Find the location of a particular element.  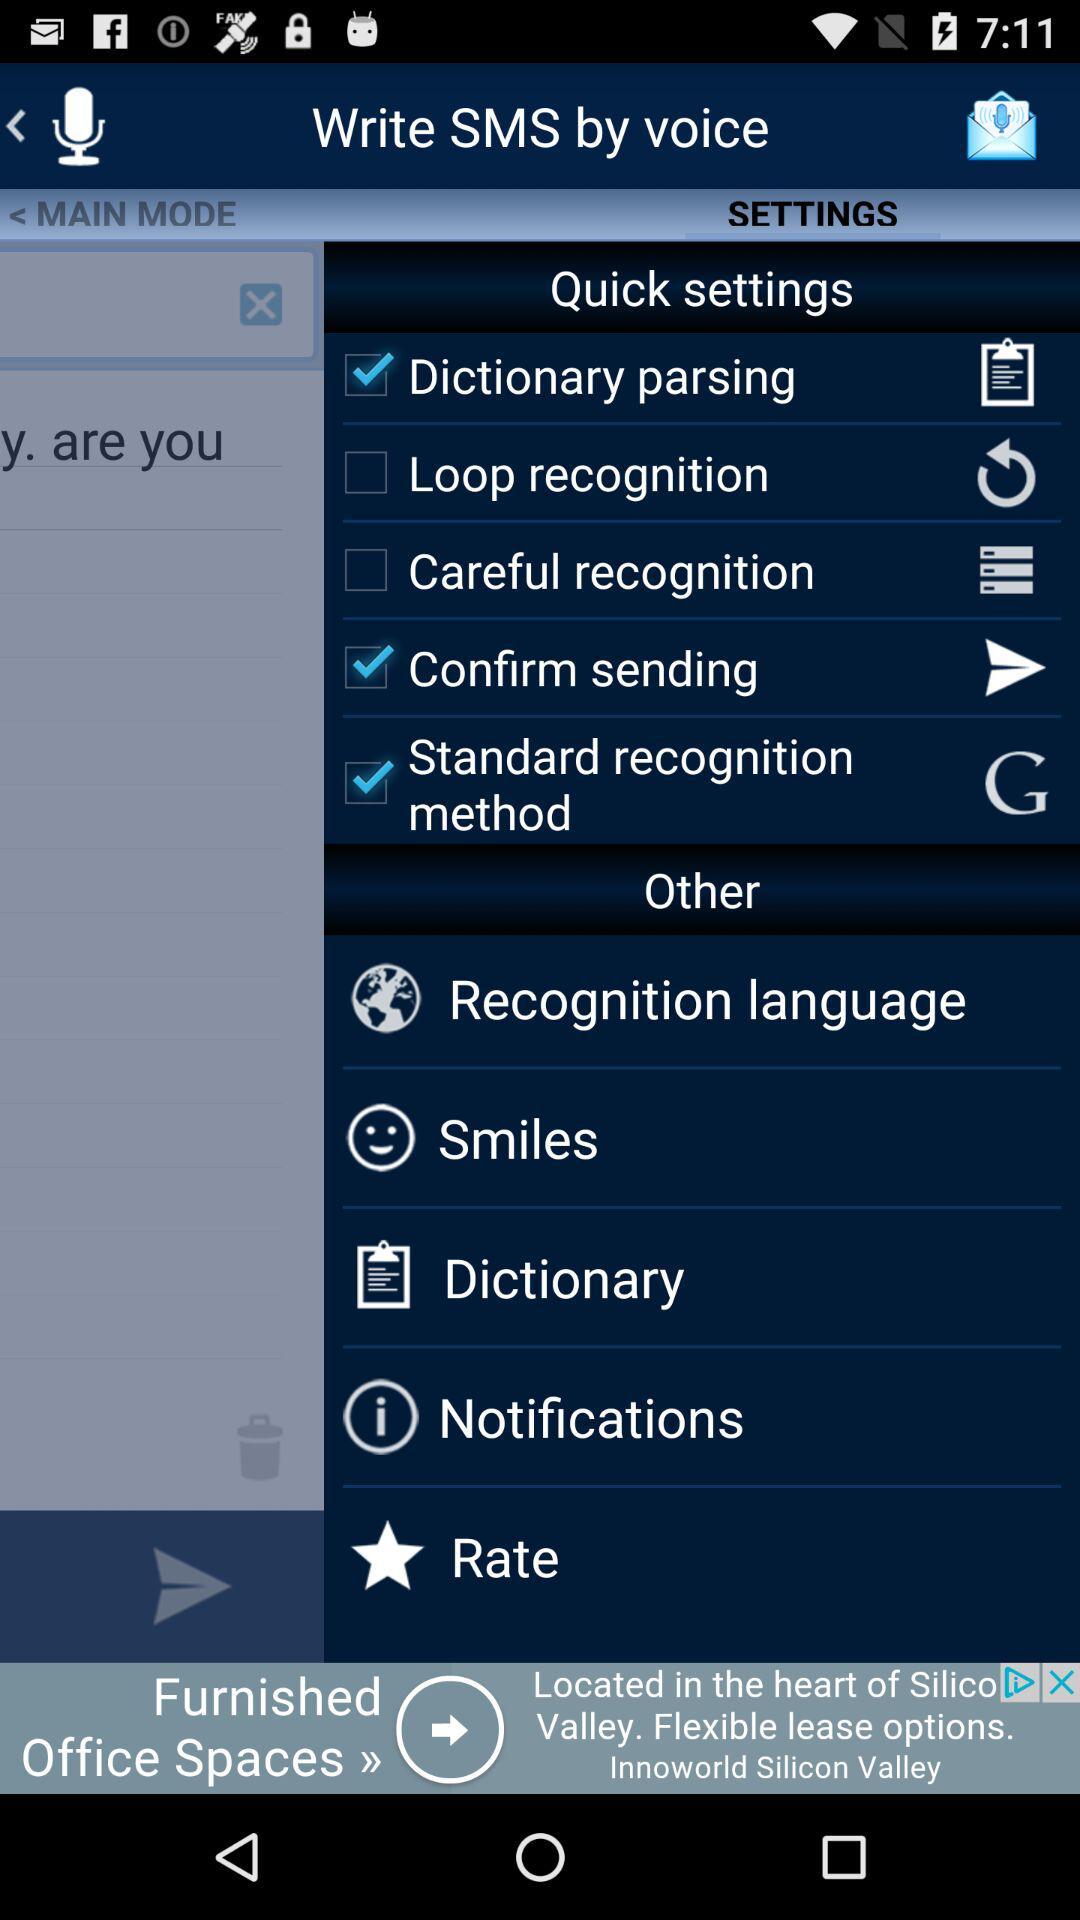

activate microphone is located at coordinates (77, 124).